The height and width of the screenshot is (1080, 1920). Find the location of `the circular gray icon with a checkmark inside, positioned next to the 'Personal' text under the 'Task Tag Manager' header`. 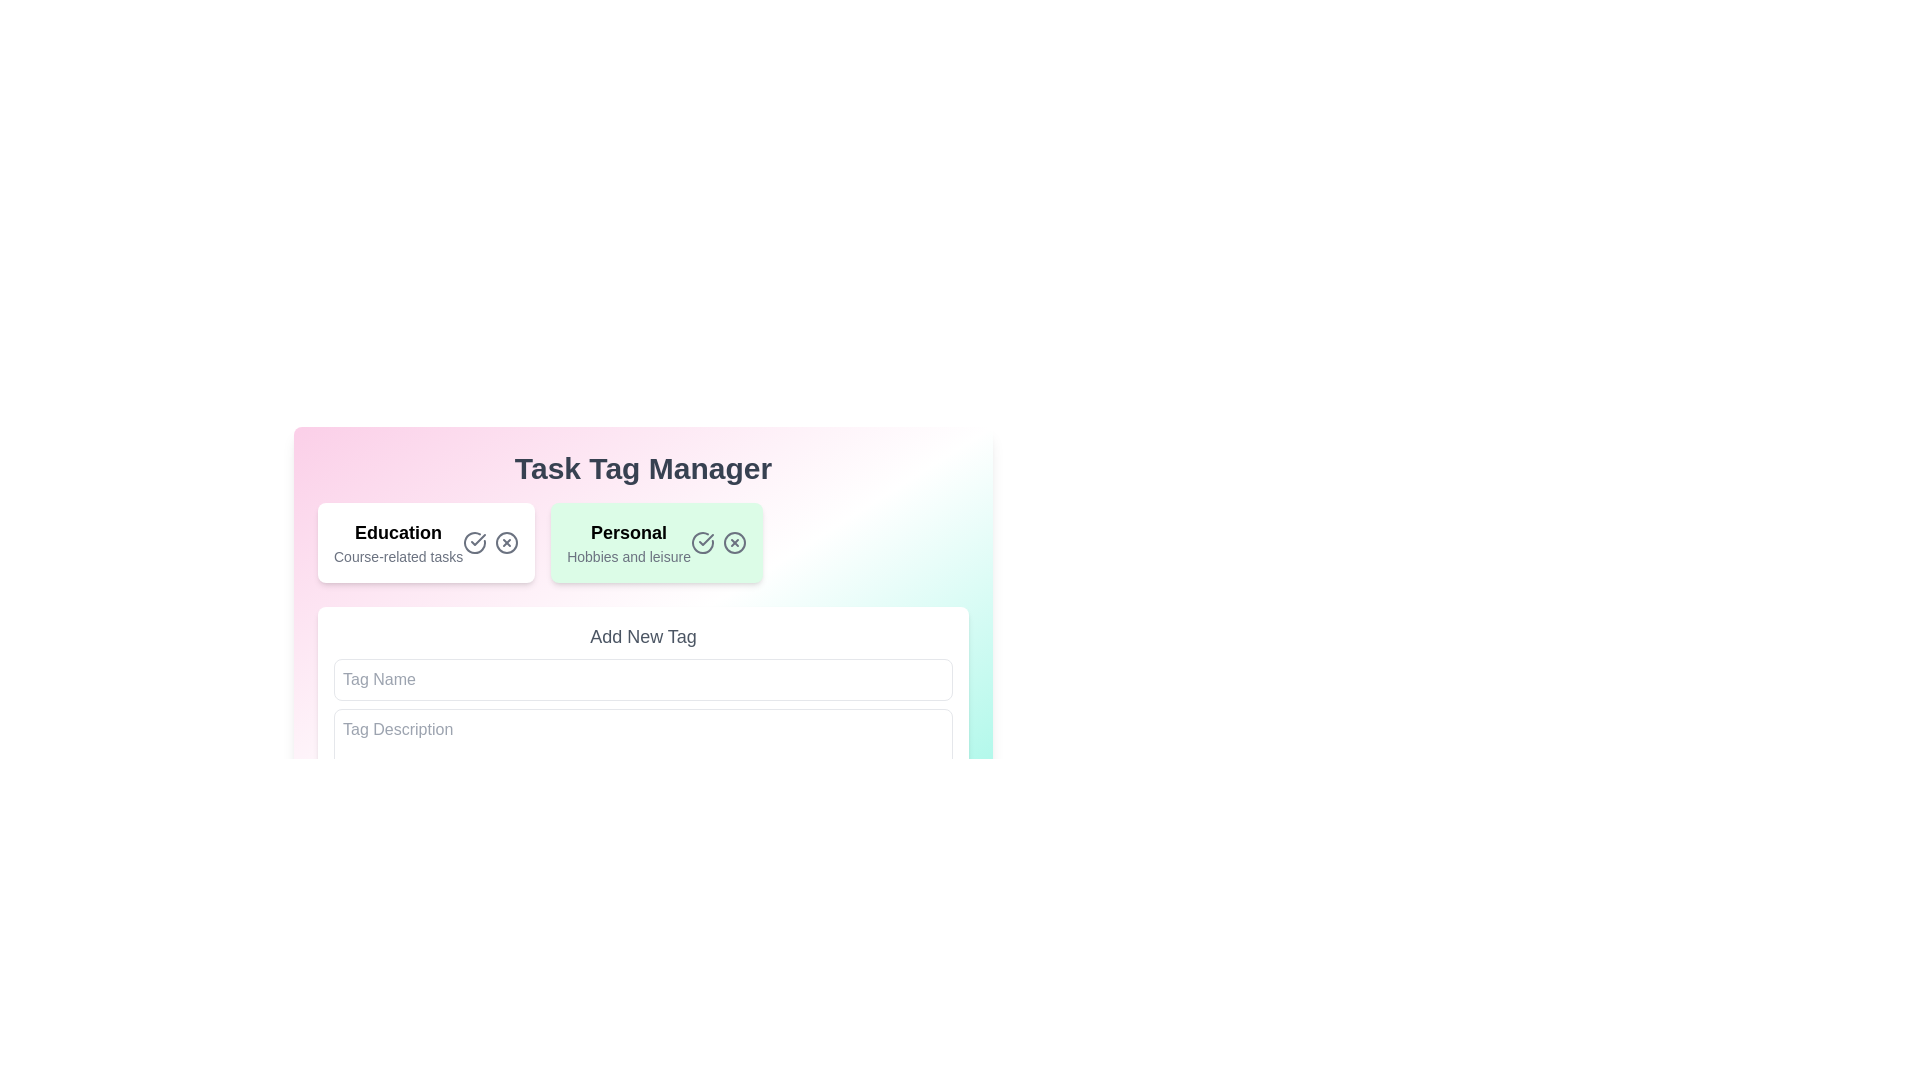

the circular gray icon with a checkmark inside, positioned next to the 'Personal' text under the 'Task Tag Manager' header is located at coordinates (474, 543).